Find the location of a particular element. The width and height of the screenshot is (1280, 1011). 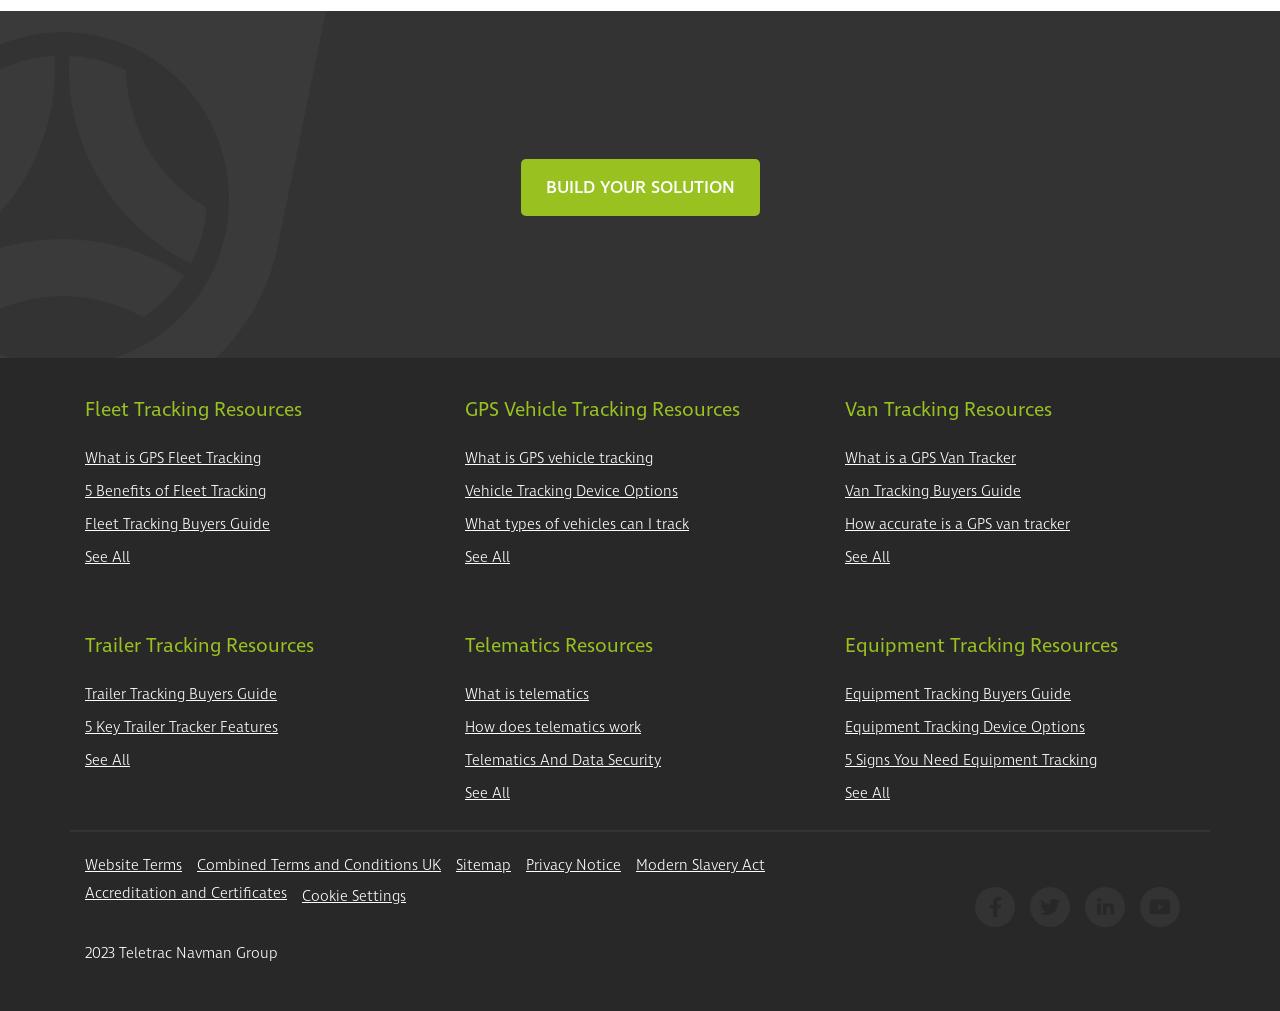

'Website Terms' is located at coordinates (83, 865).